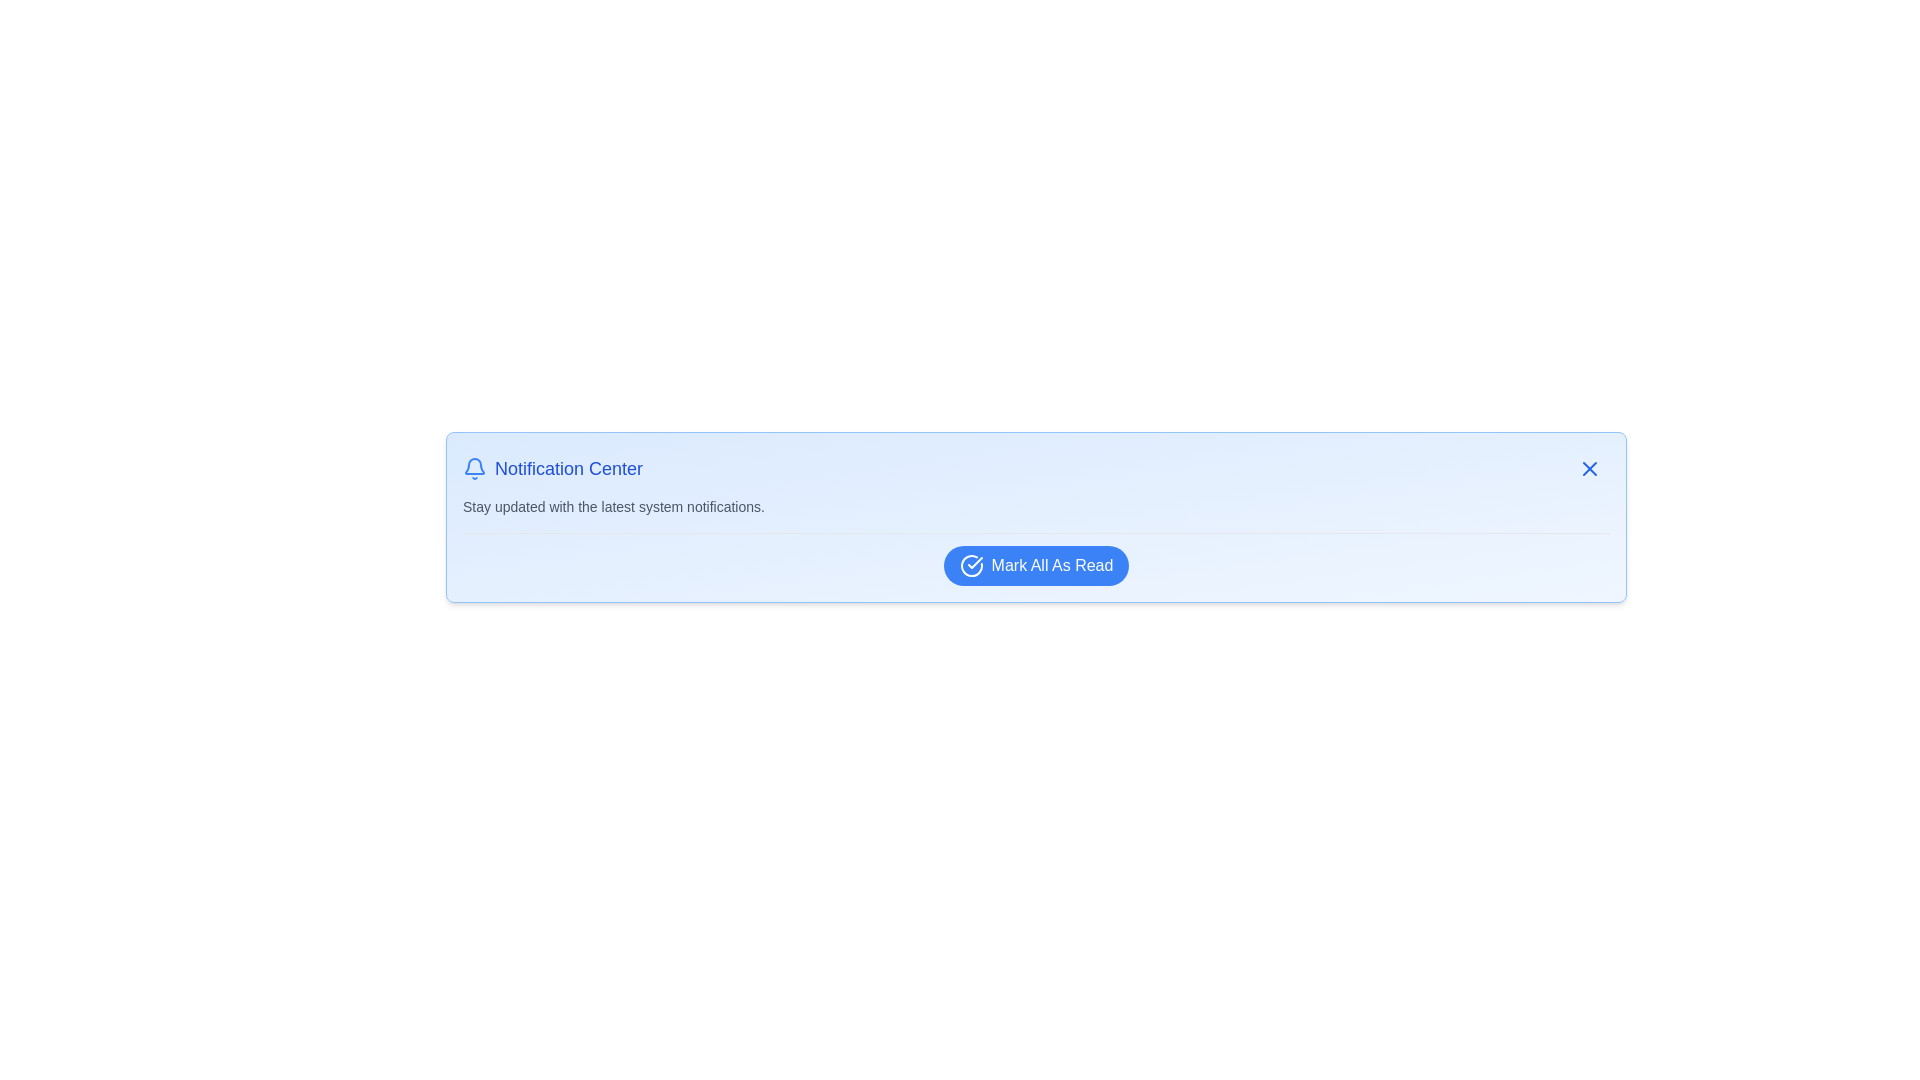 This screenshot has height=1080, width=1920. Describe the element at coordinates (1588, 469) in the screenshot. I see `the blue 'X' icon button located in the top-right corner of the light blue notification box titled 'Notification Center'` at that location.